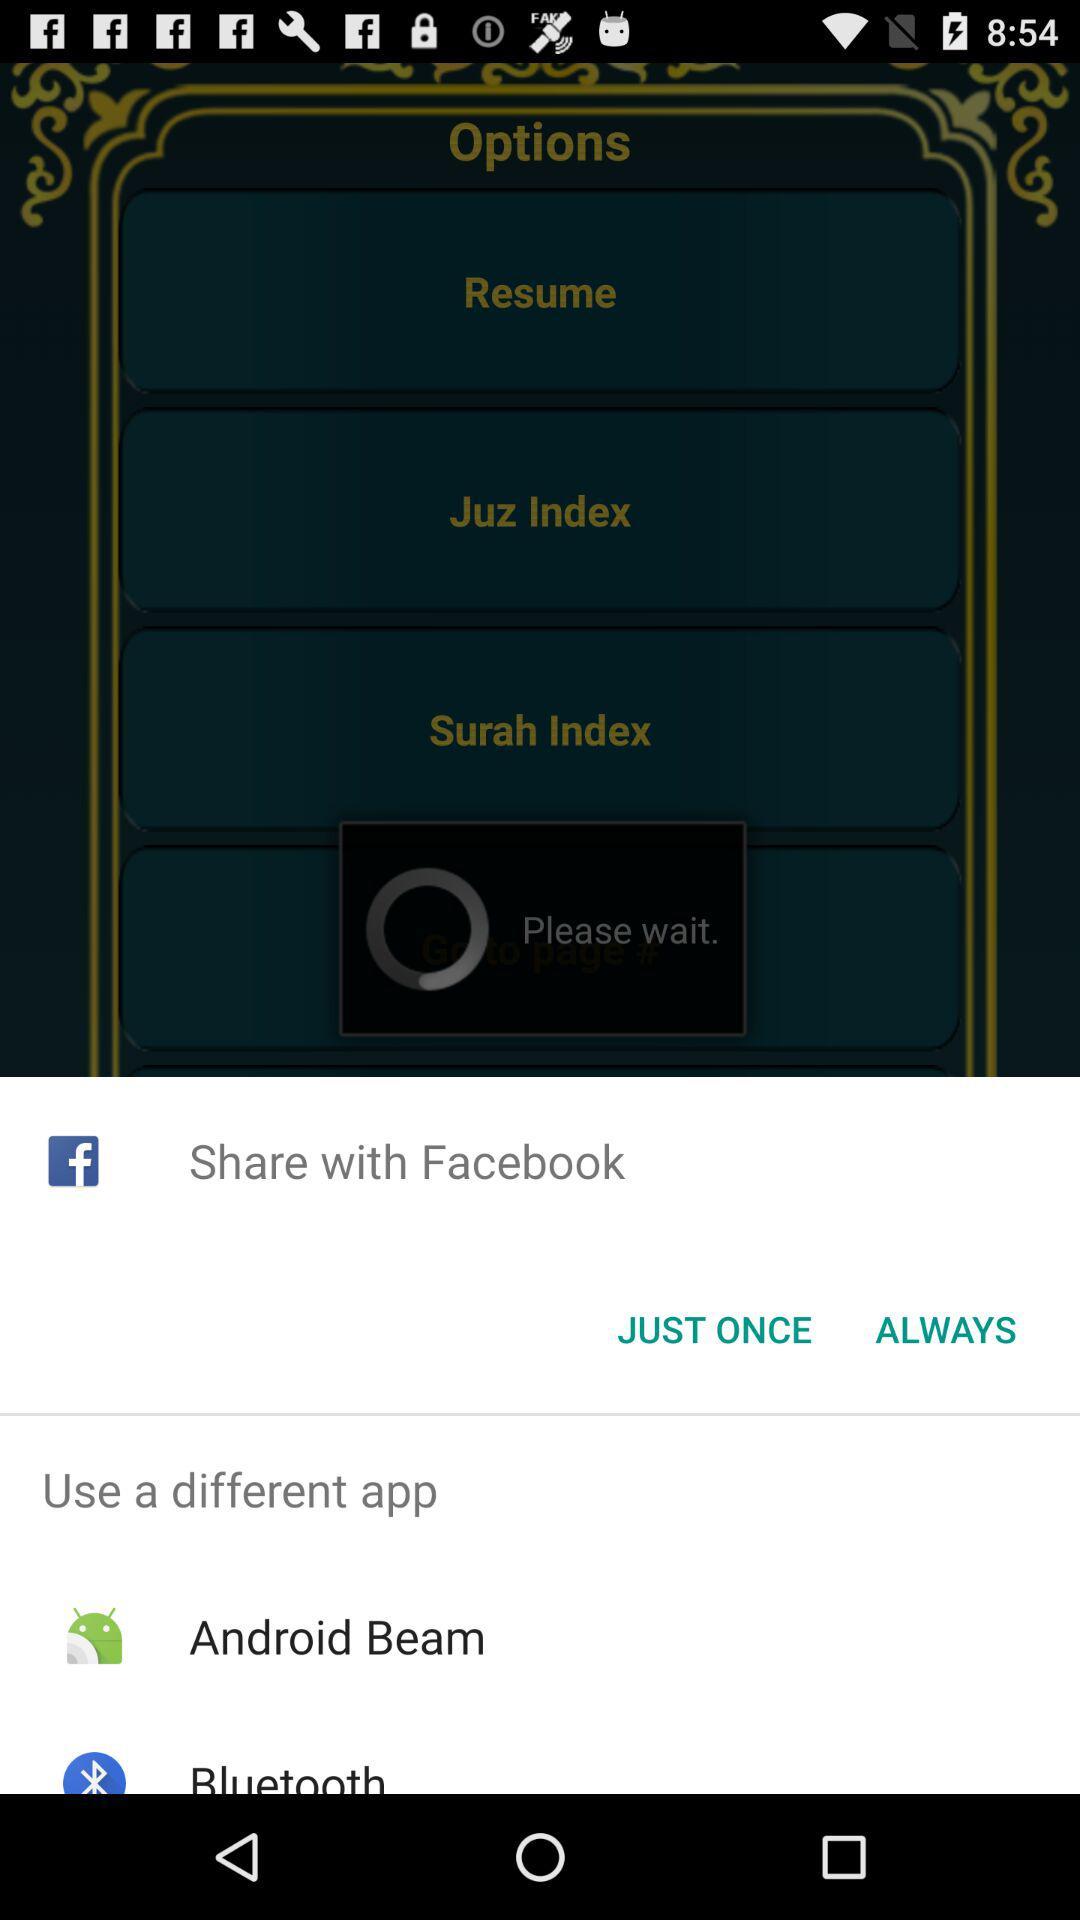 This screenshot has height=1920, width=1080. Describe the element at coordinates (945, 1329) in the screenshot. I see `icon below share with facebook icon` at that location.